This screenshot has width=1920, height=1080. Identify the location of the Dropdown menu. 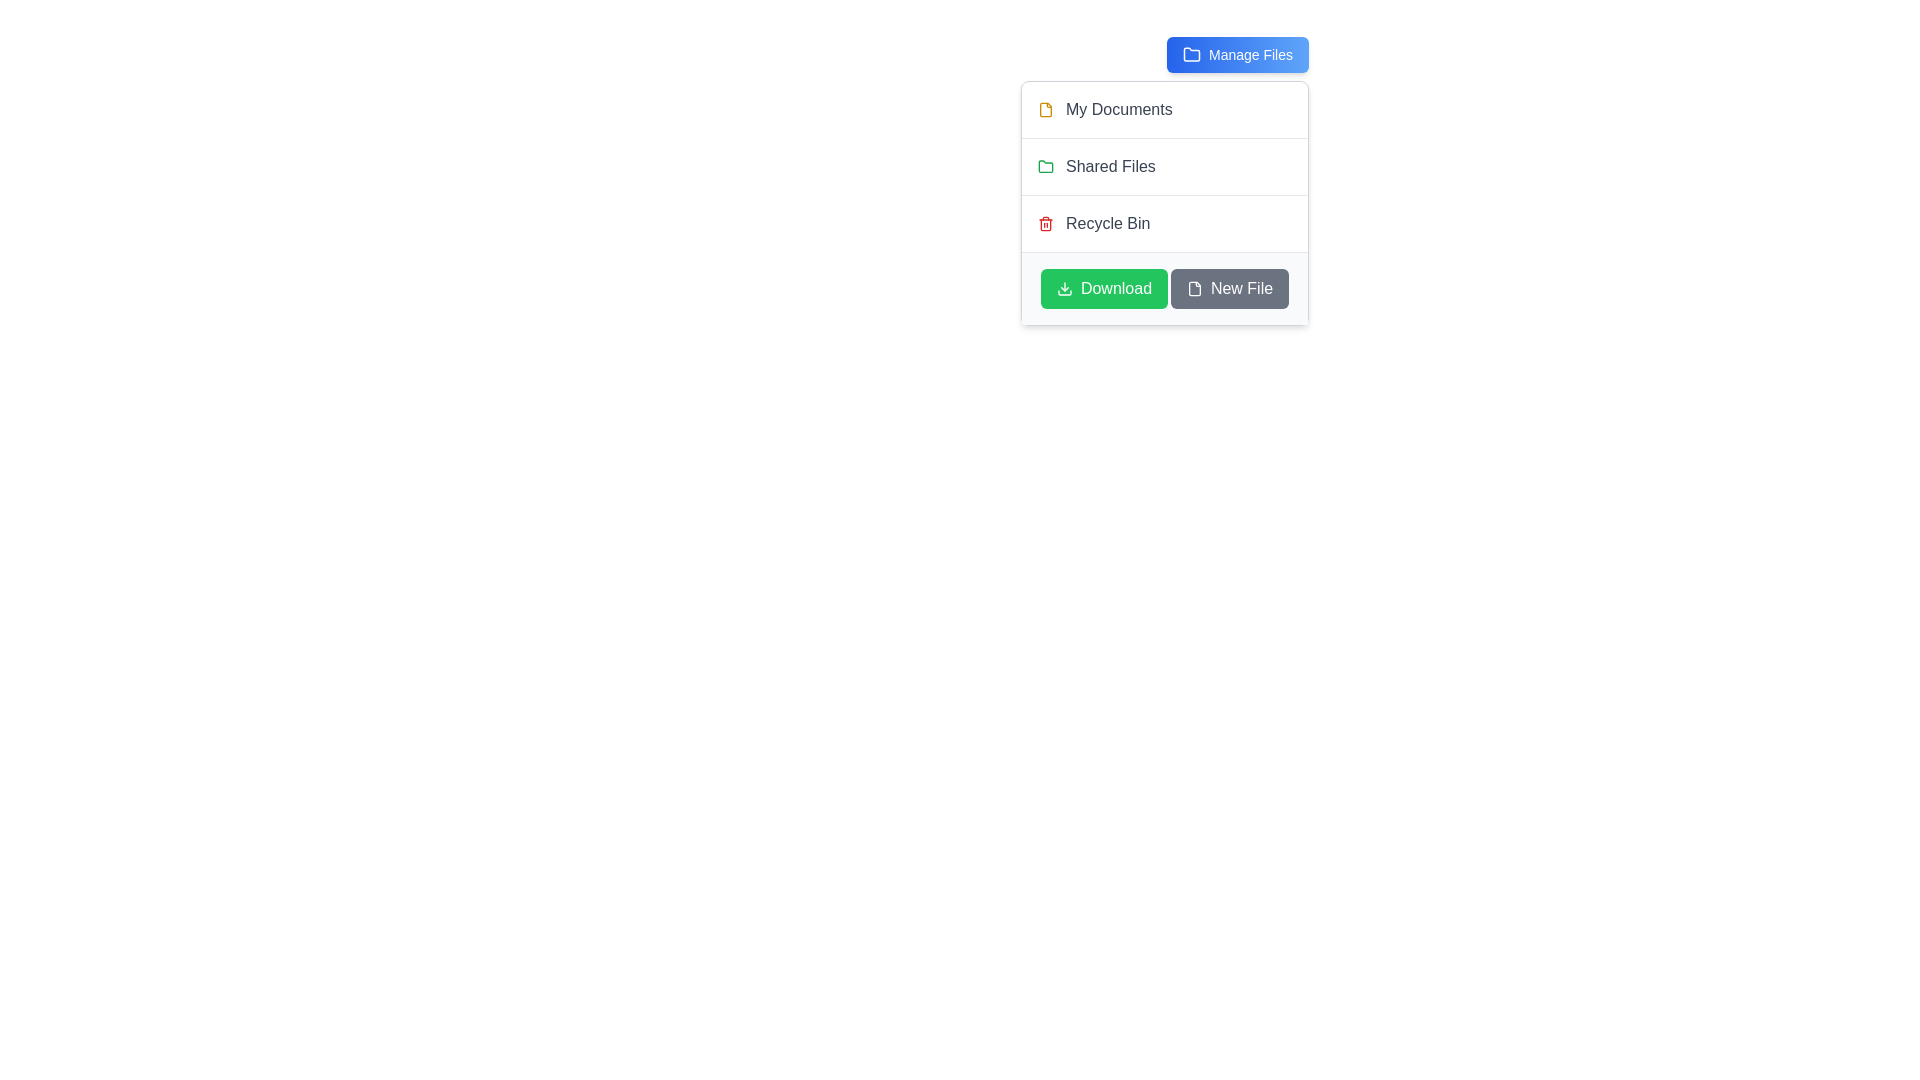
(1165, 203).